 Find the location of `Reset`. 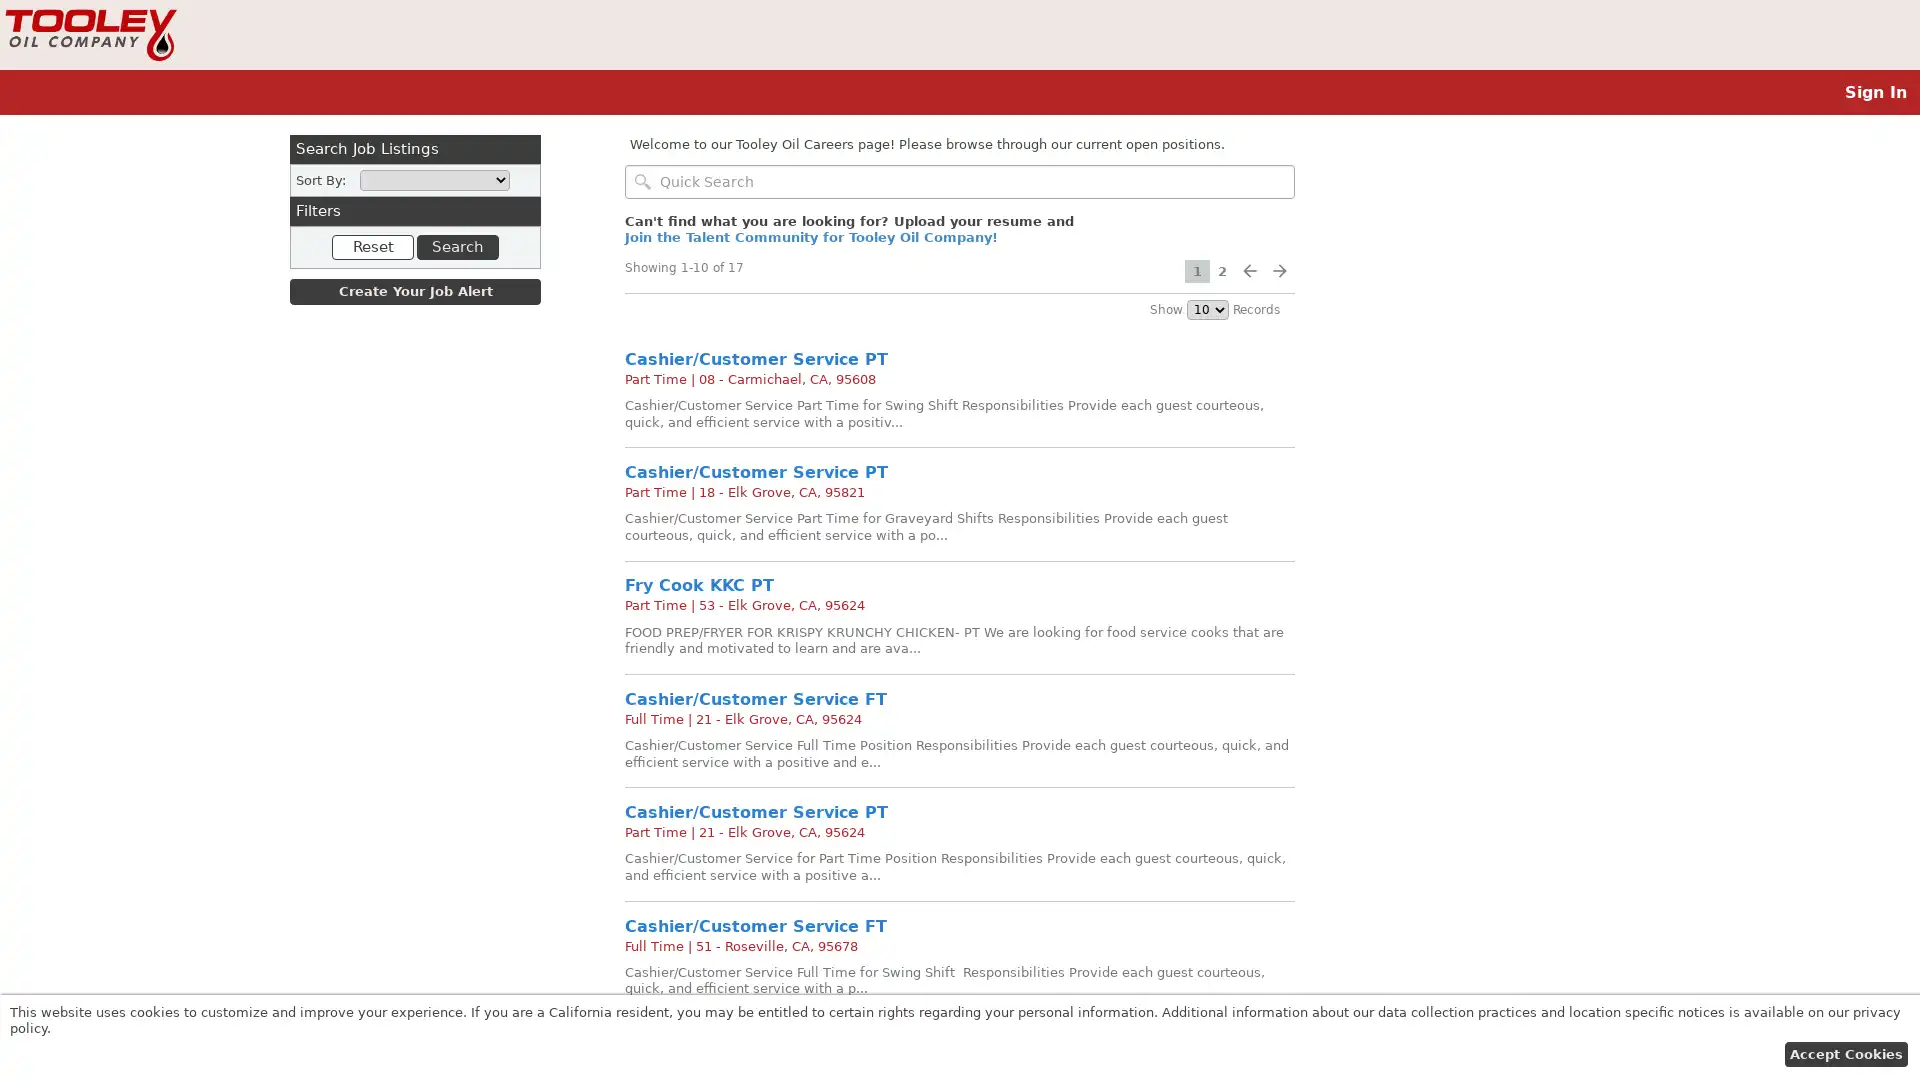

Reset is located at coordinates (373, 245).